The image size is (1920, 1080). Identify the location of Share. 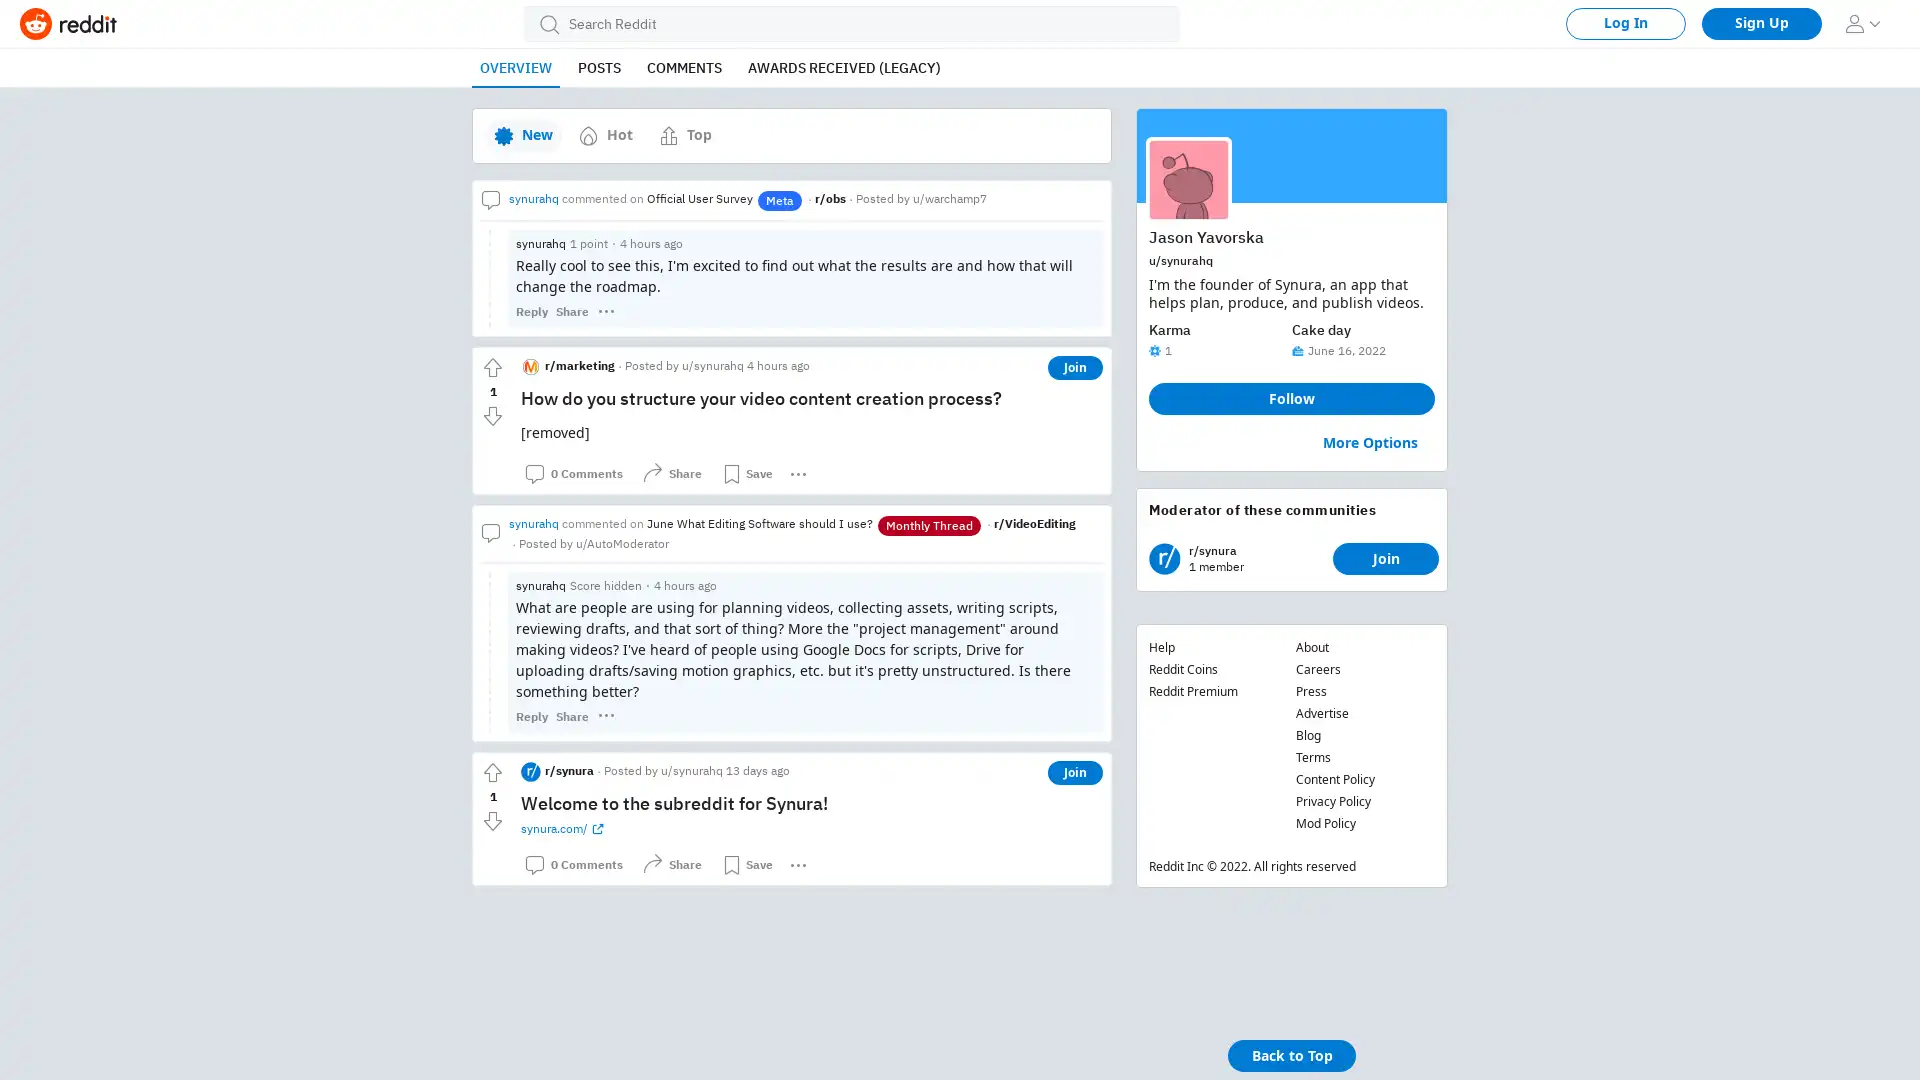
(672, 474).